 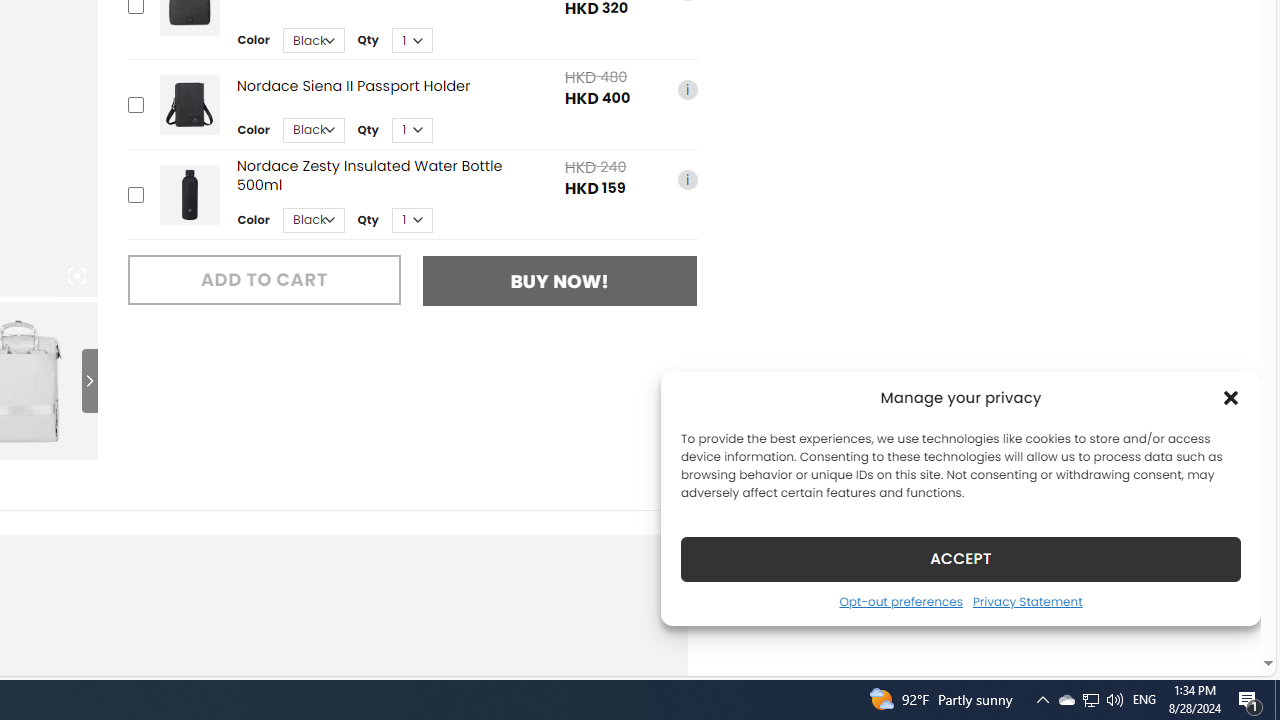 What do you see at coordinates (899, 600) in the screenshot?
I see `'Opt-out preferences'` at bounding box center [899, 600].